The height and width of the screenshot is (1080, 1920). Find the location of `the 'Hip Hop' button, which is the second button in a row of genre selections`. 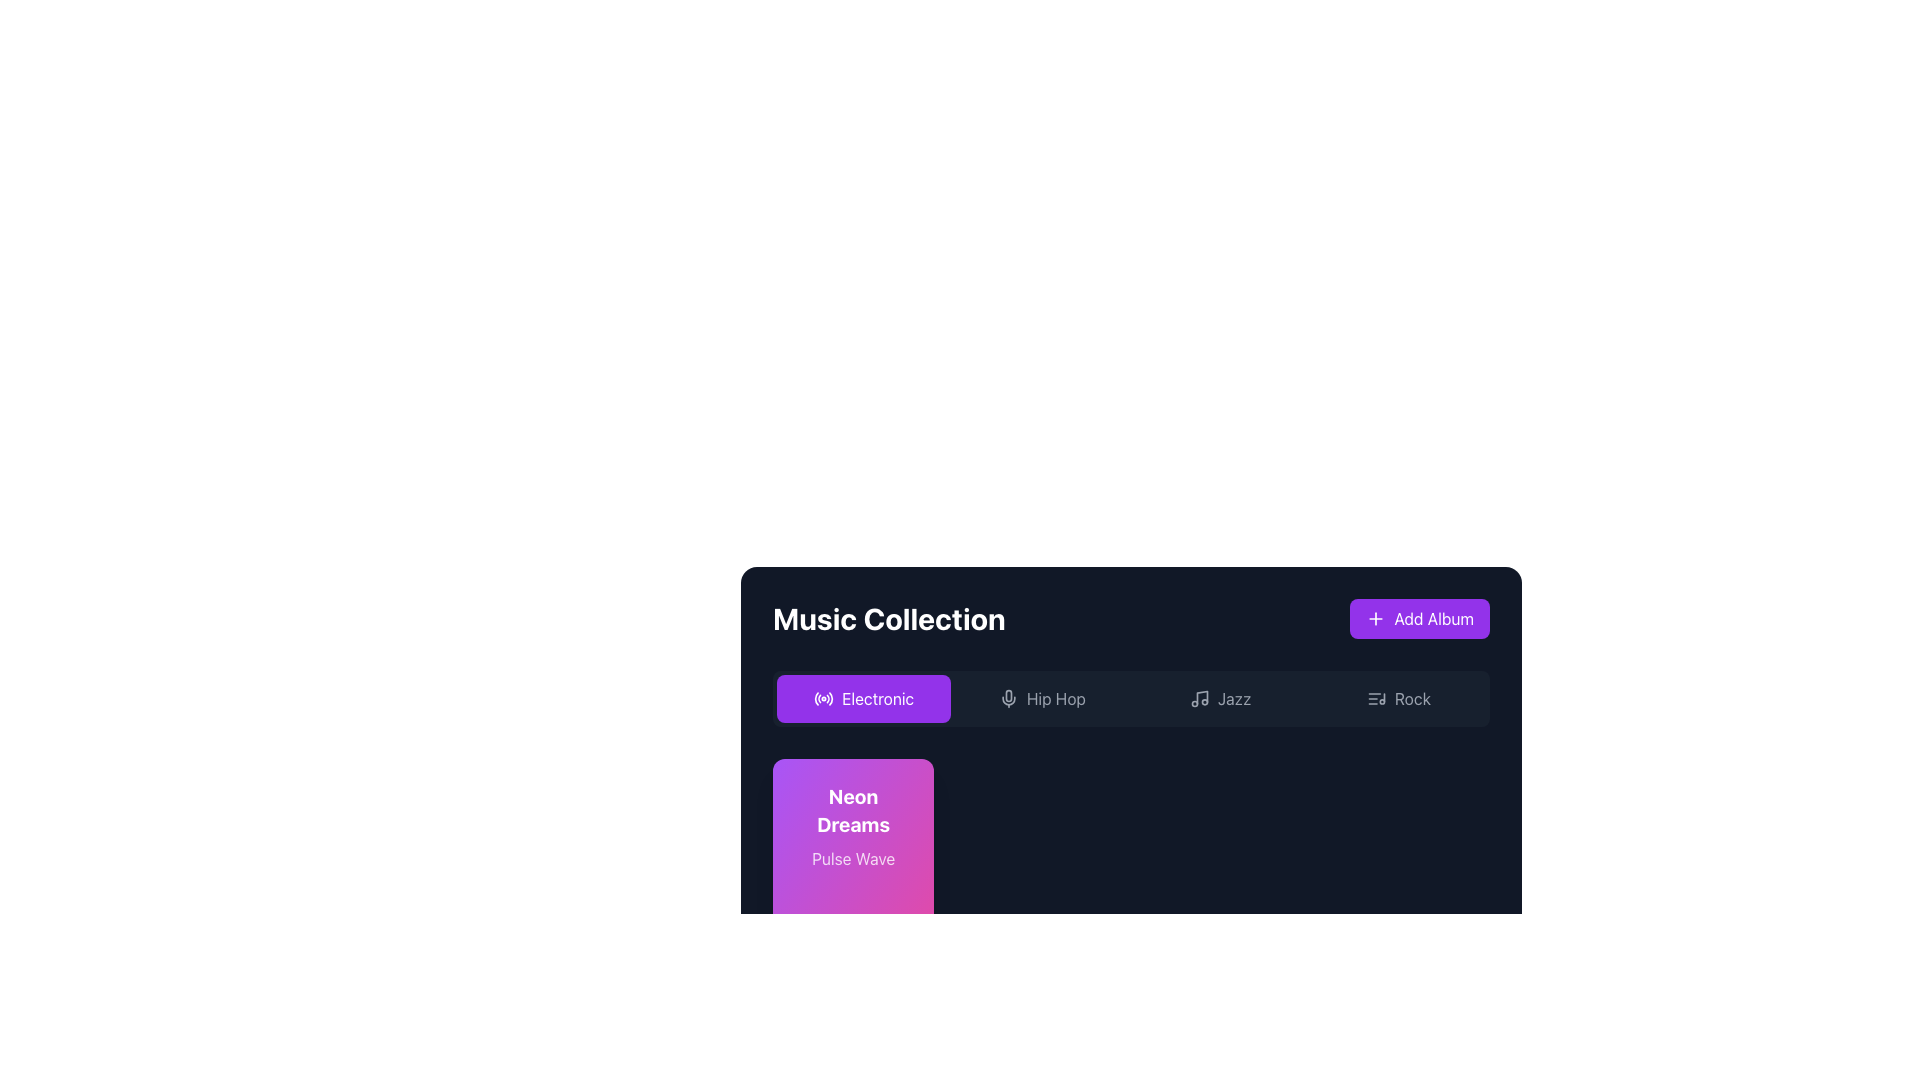

the 'Hip Hop' button, which is the second button in a row of genre selections is located at coordinates (1041, 697).